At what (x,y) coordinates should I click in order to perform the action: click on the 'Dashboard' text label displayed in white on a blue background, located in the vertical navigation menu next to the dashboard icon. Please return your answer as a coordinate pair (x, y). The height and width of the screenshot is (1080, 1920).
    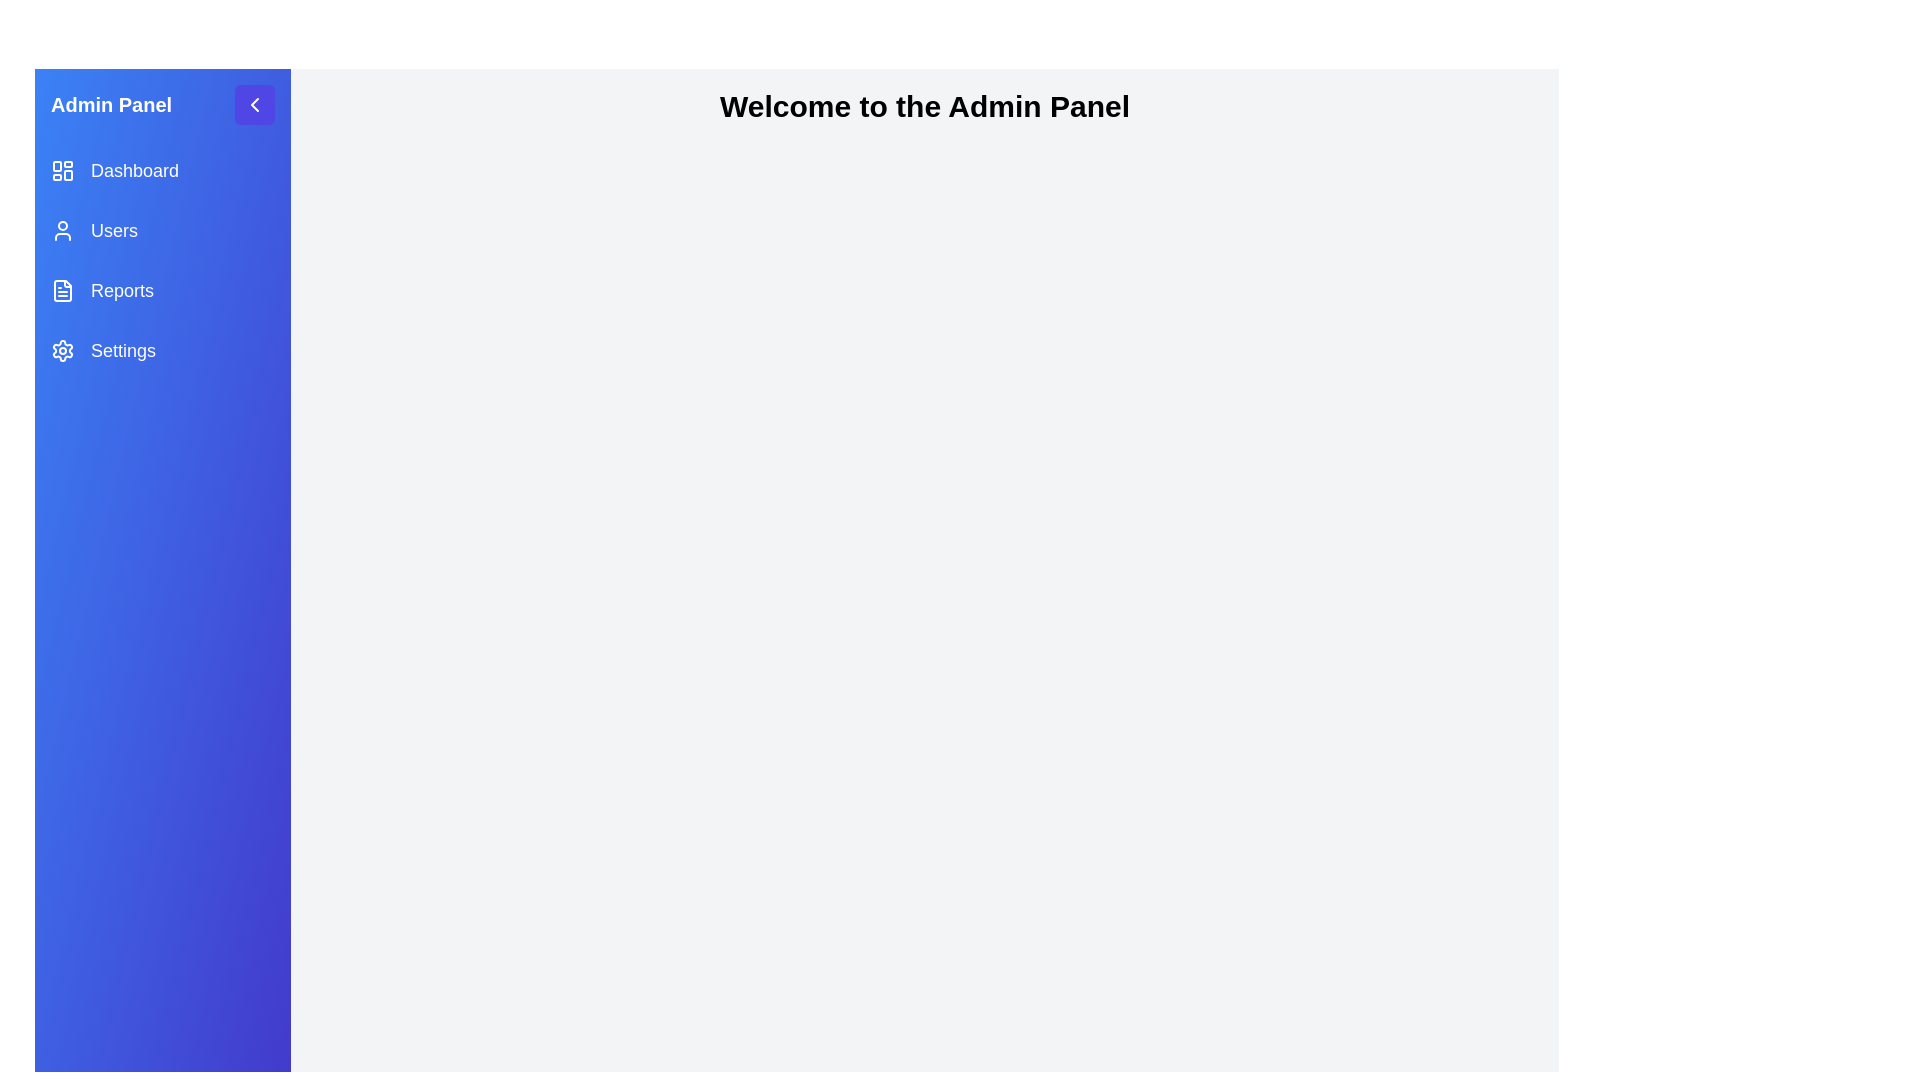
    Looking at the image, I should click on (133, 169).